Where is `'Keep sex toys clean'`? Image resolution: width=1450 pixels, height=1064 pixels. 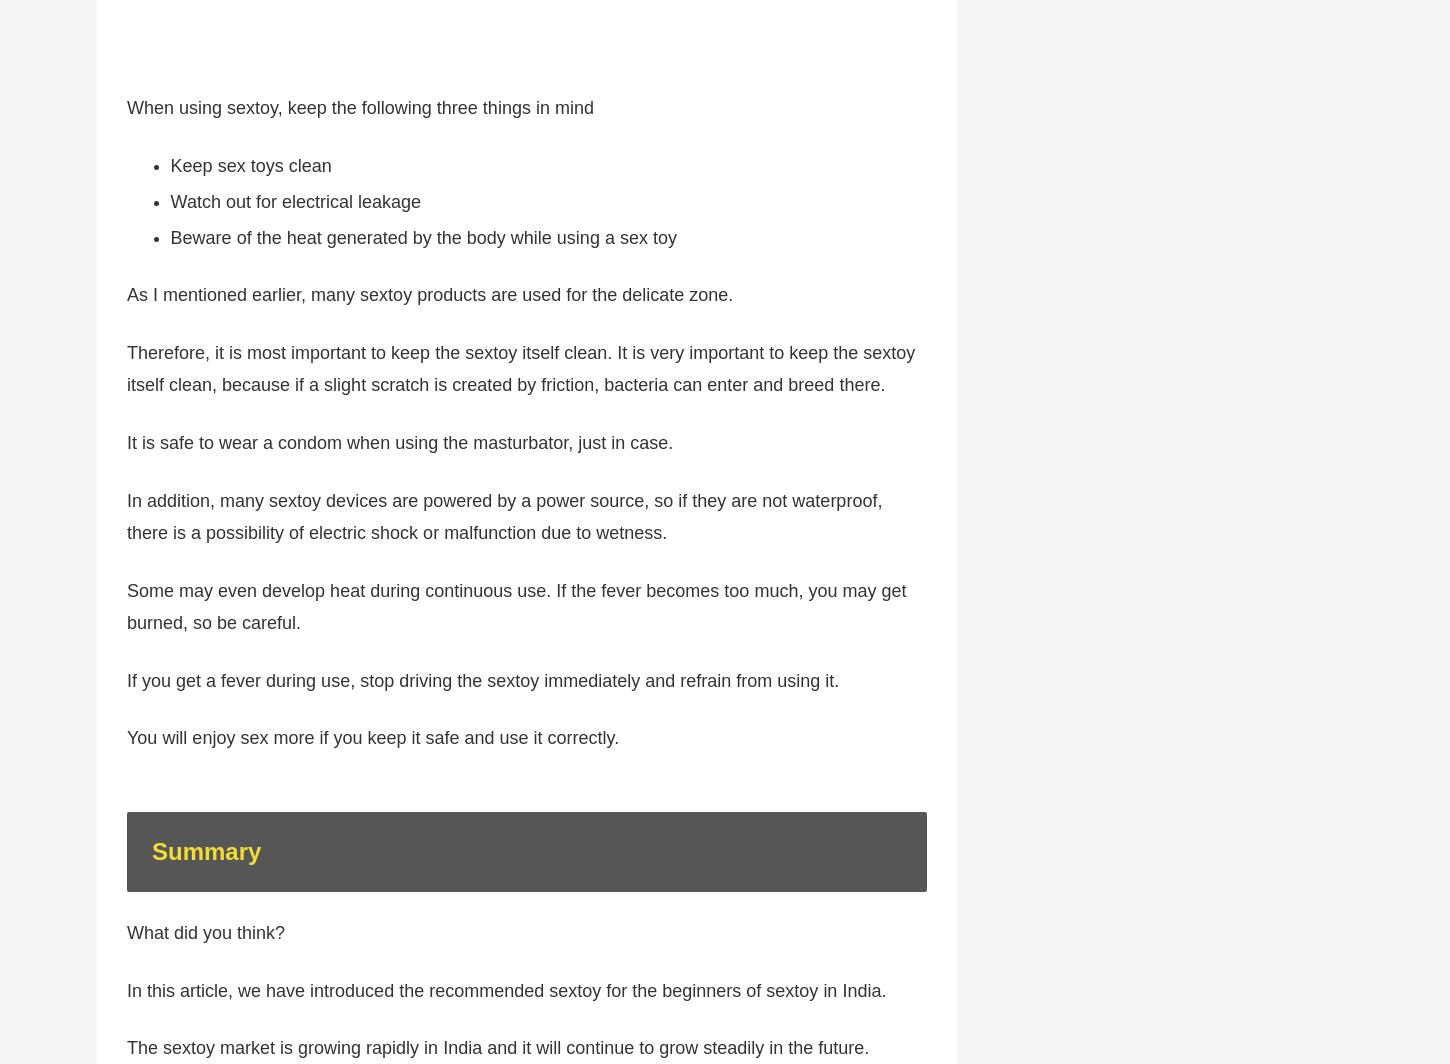 'Keep sex toys clean' is located at coordinates (168, 177).